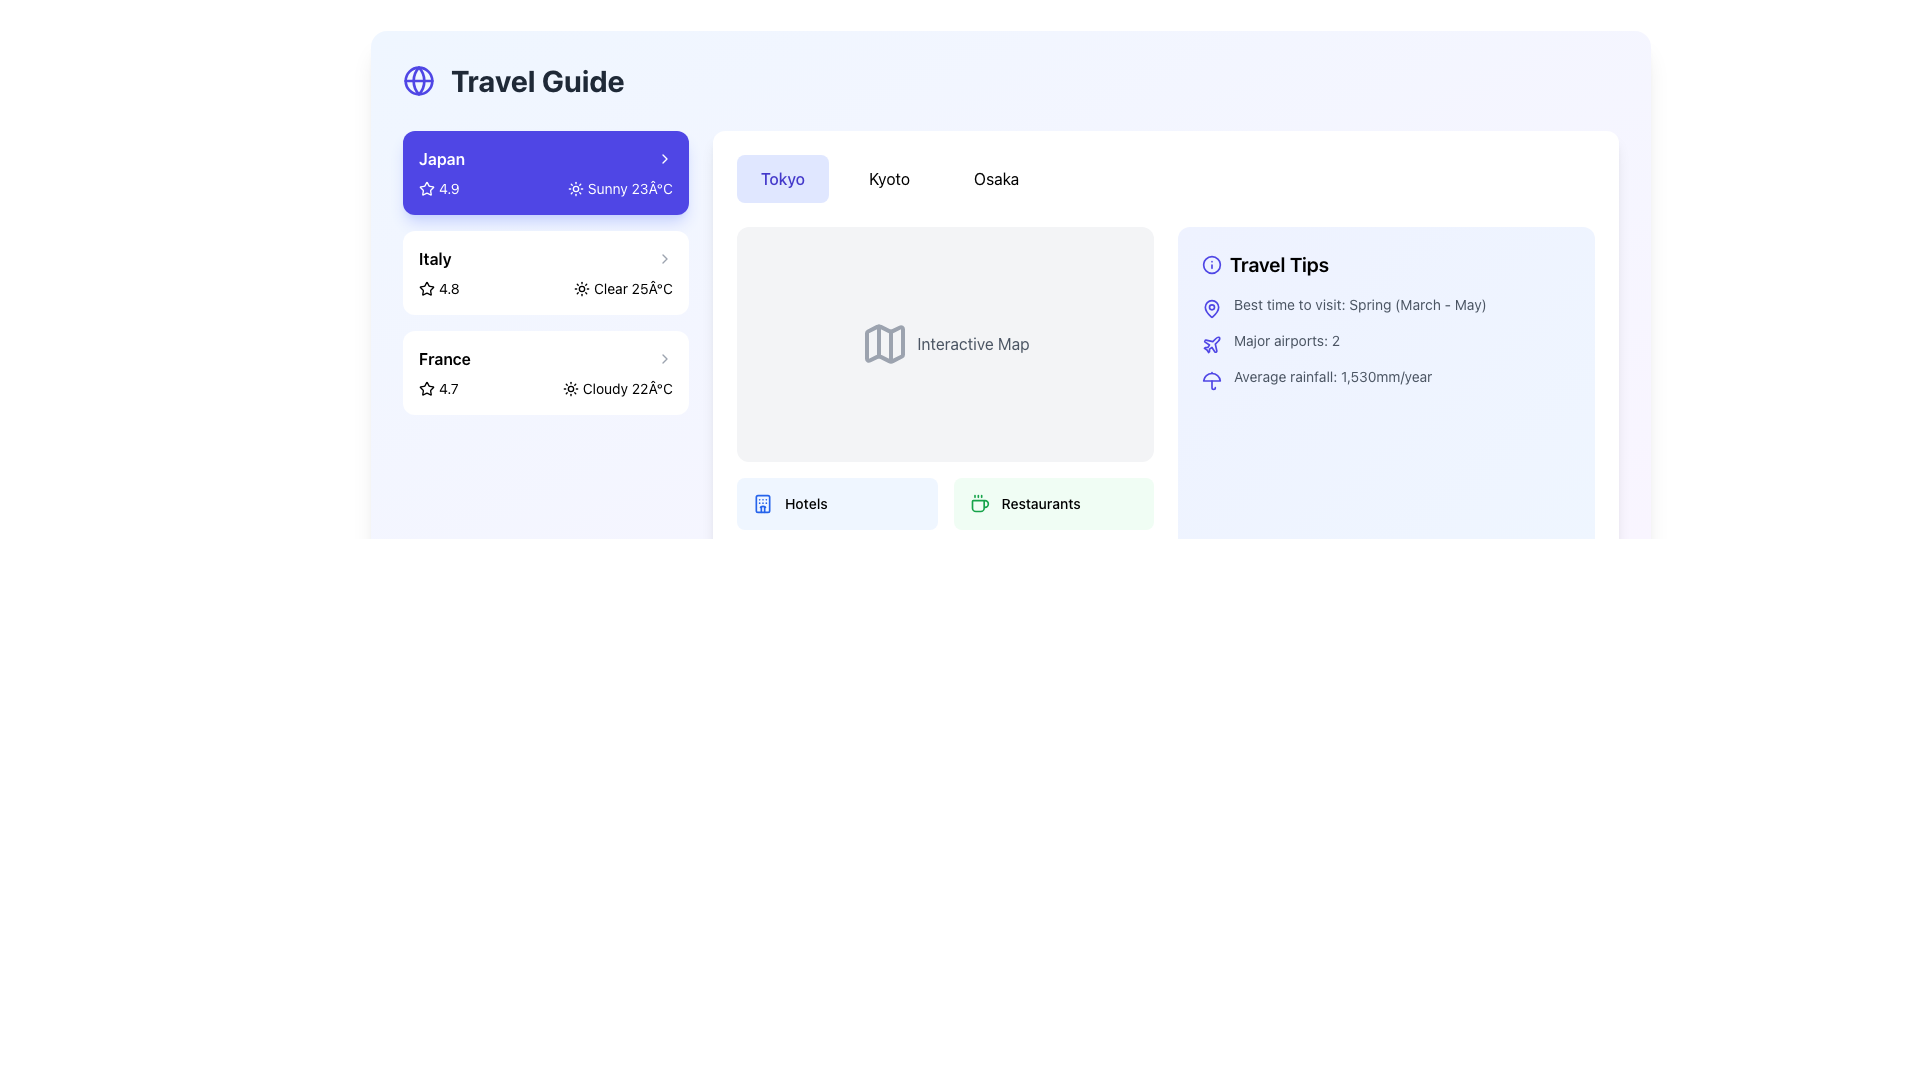 The width and height of the screenshot is (1920, 1080). I want to click on the Informational Banner that serves as an informational display for accessing the interactive map feature, located centrally above the grid of selectable components, so click(944, 343).